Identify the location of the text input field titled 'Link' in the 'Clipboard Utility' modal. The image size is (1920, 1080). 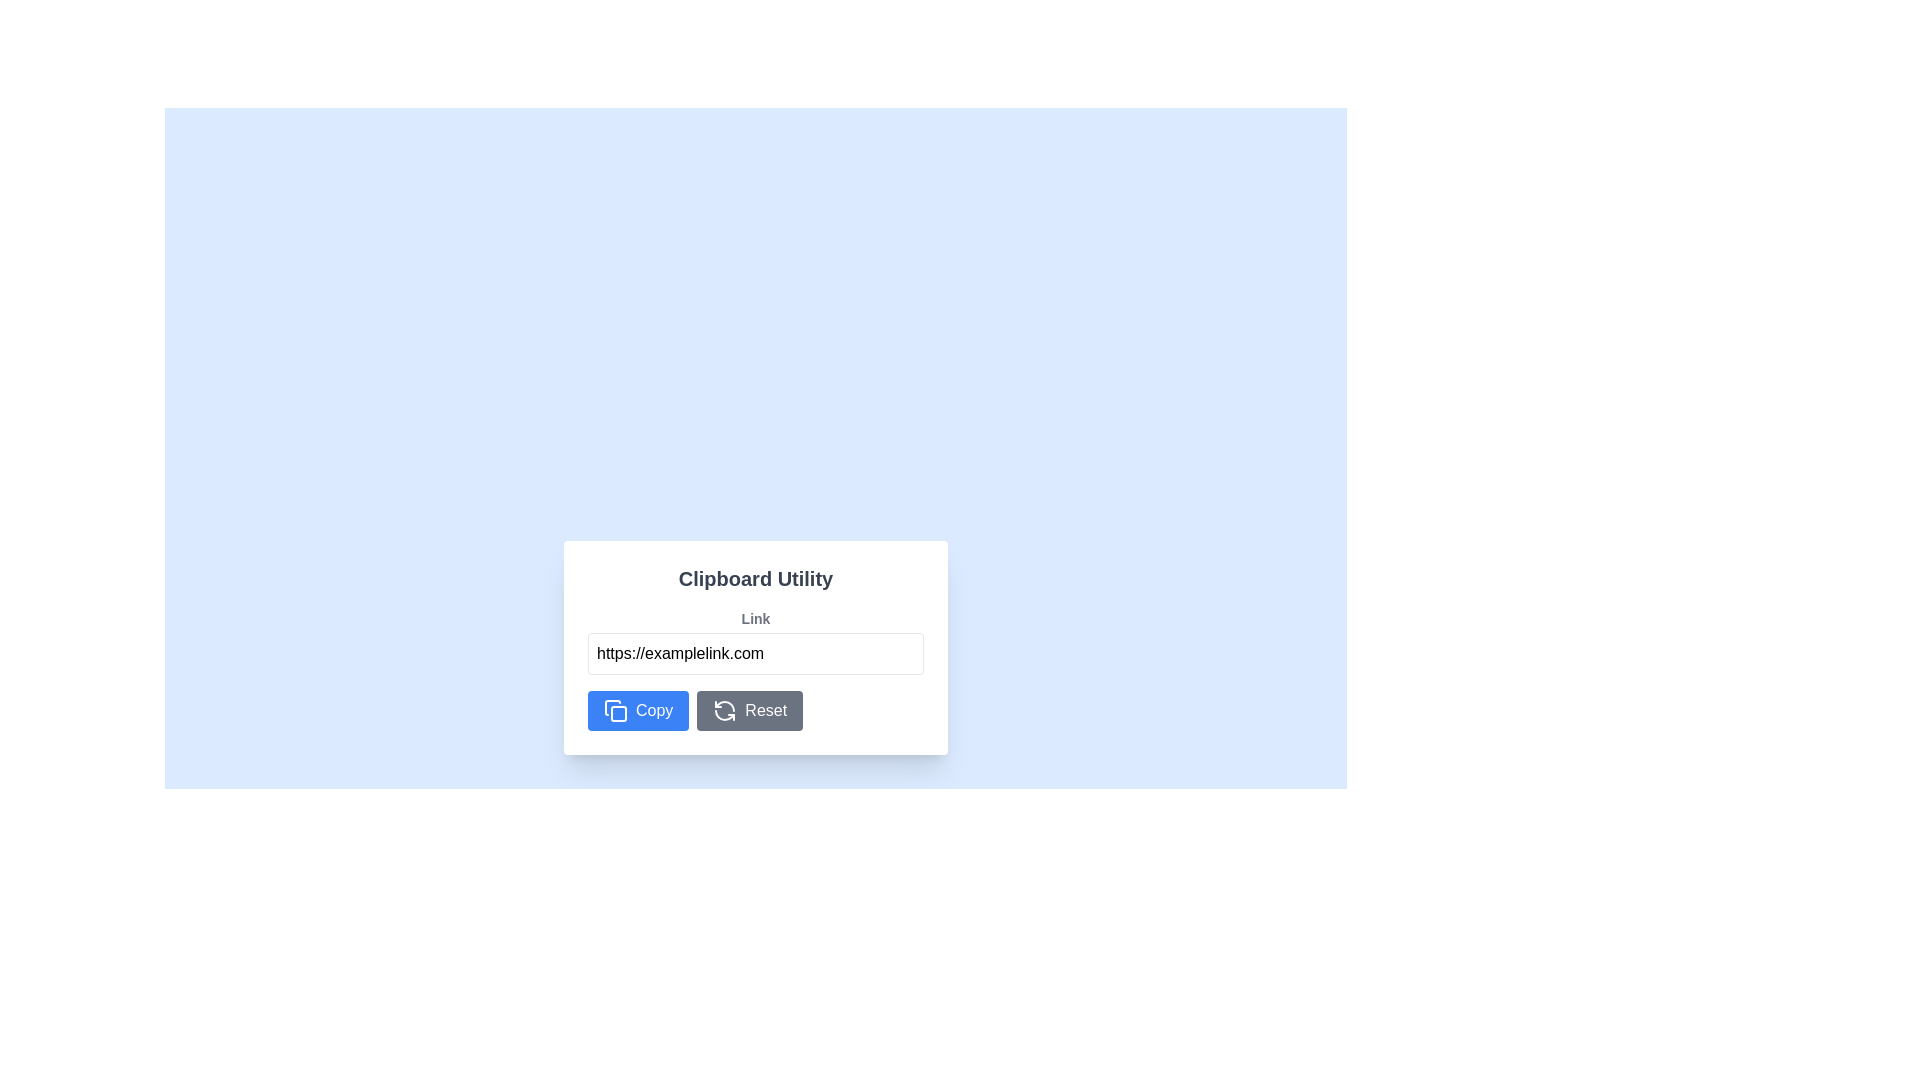
(754, 641).